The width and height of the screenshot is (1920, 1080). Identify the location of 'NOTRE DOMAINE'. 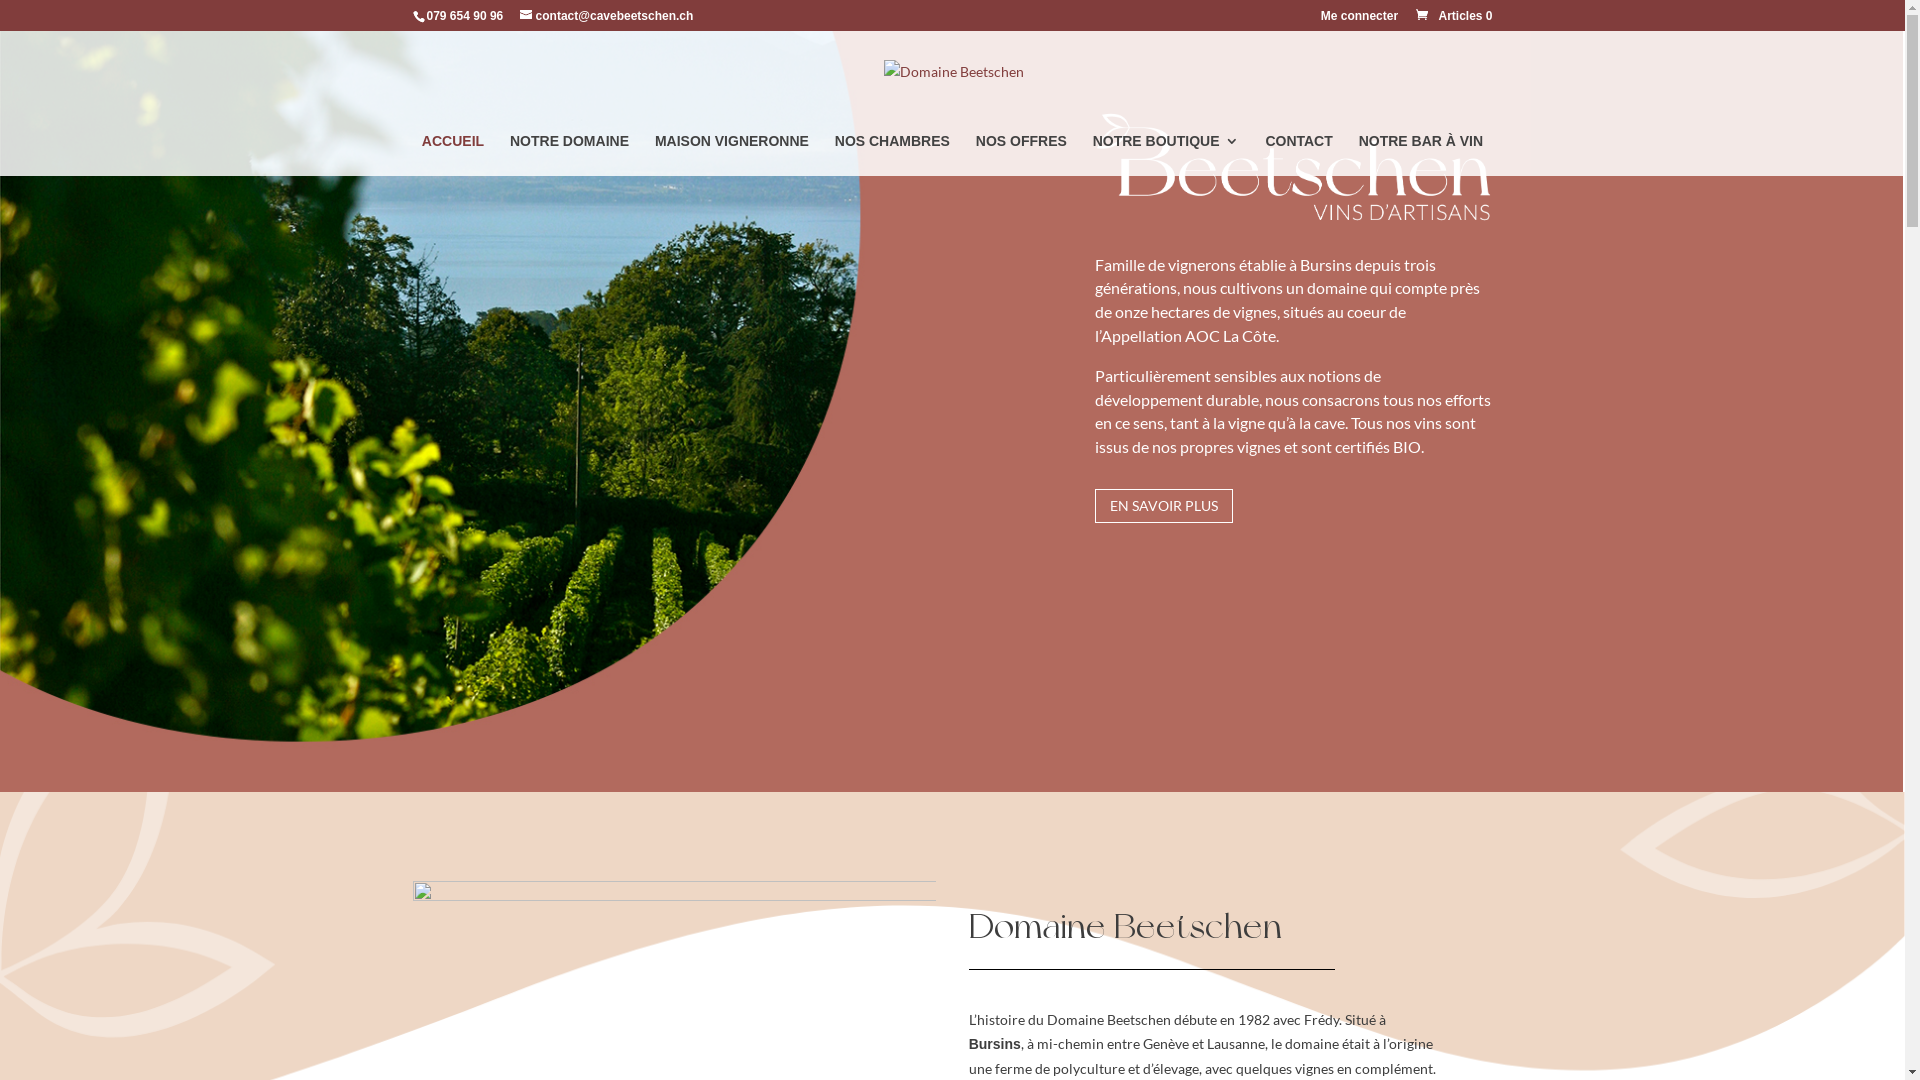
(509, 153).